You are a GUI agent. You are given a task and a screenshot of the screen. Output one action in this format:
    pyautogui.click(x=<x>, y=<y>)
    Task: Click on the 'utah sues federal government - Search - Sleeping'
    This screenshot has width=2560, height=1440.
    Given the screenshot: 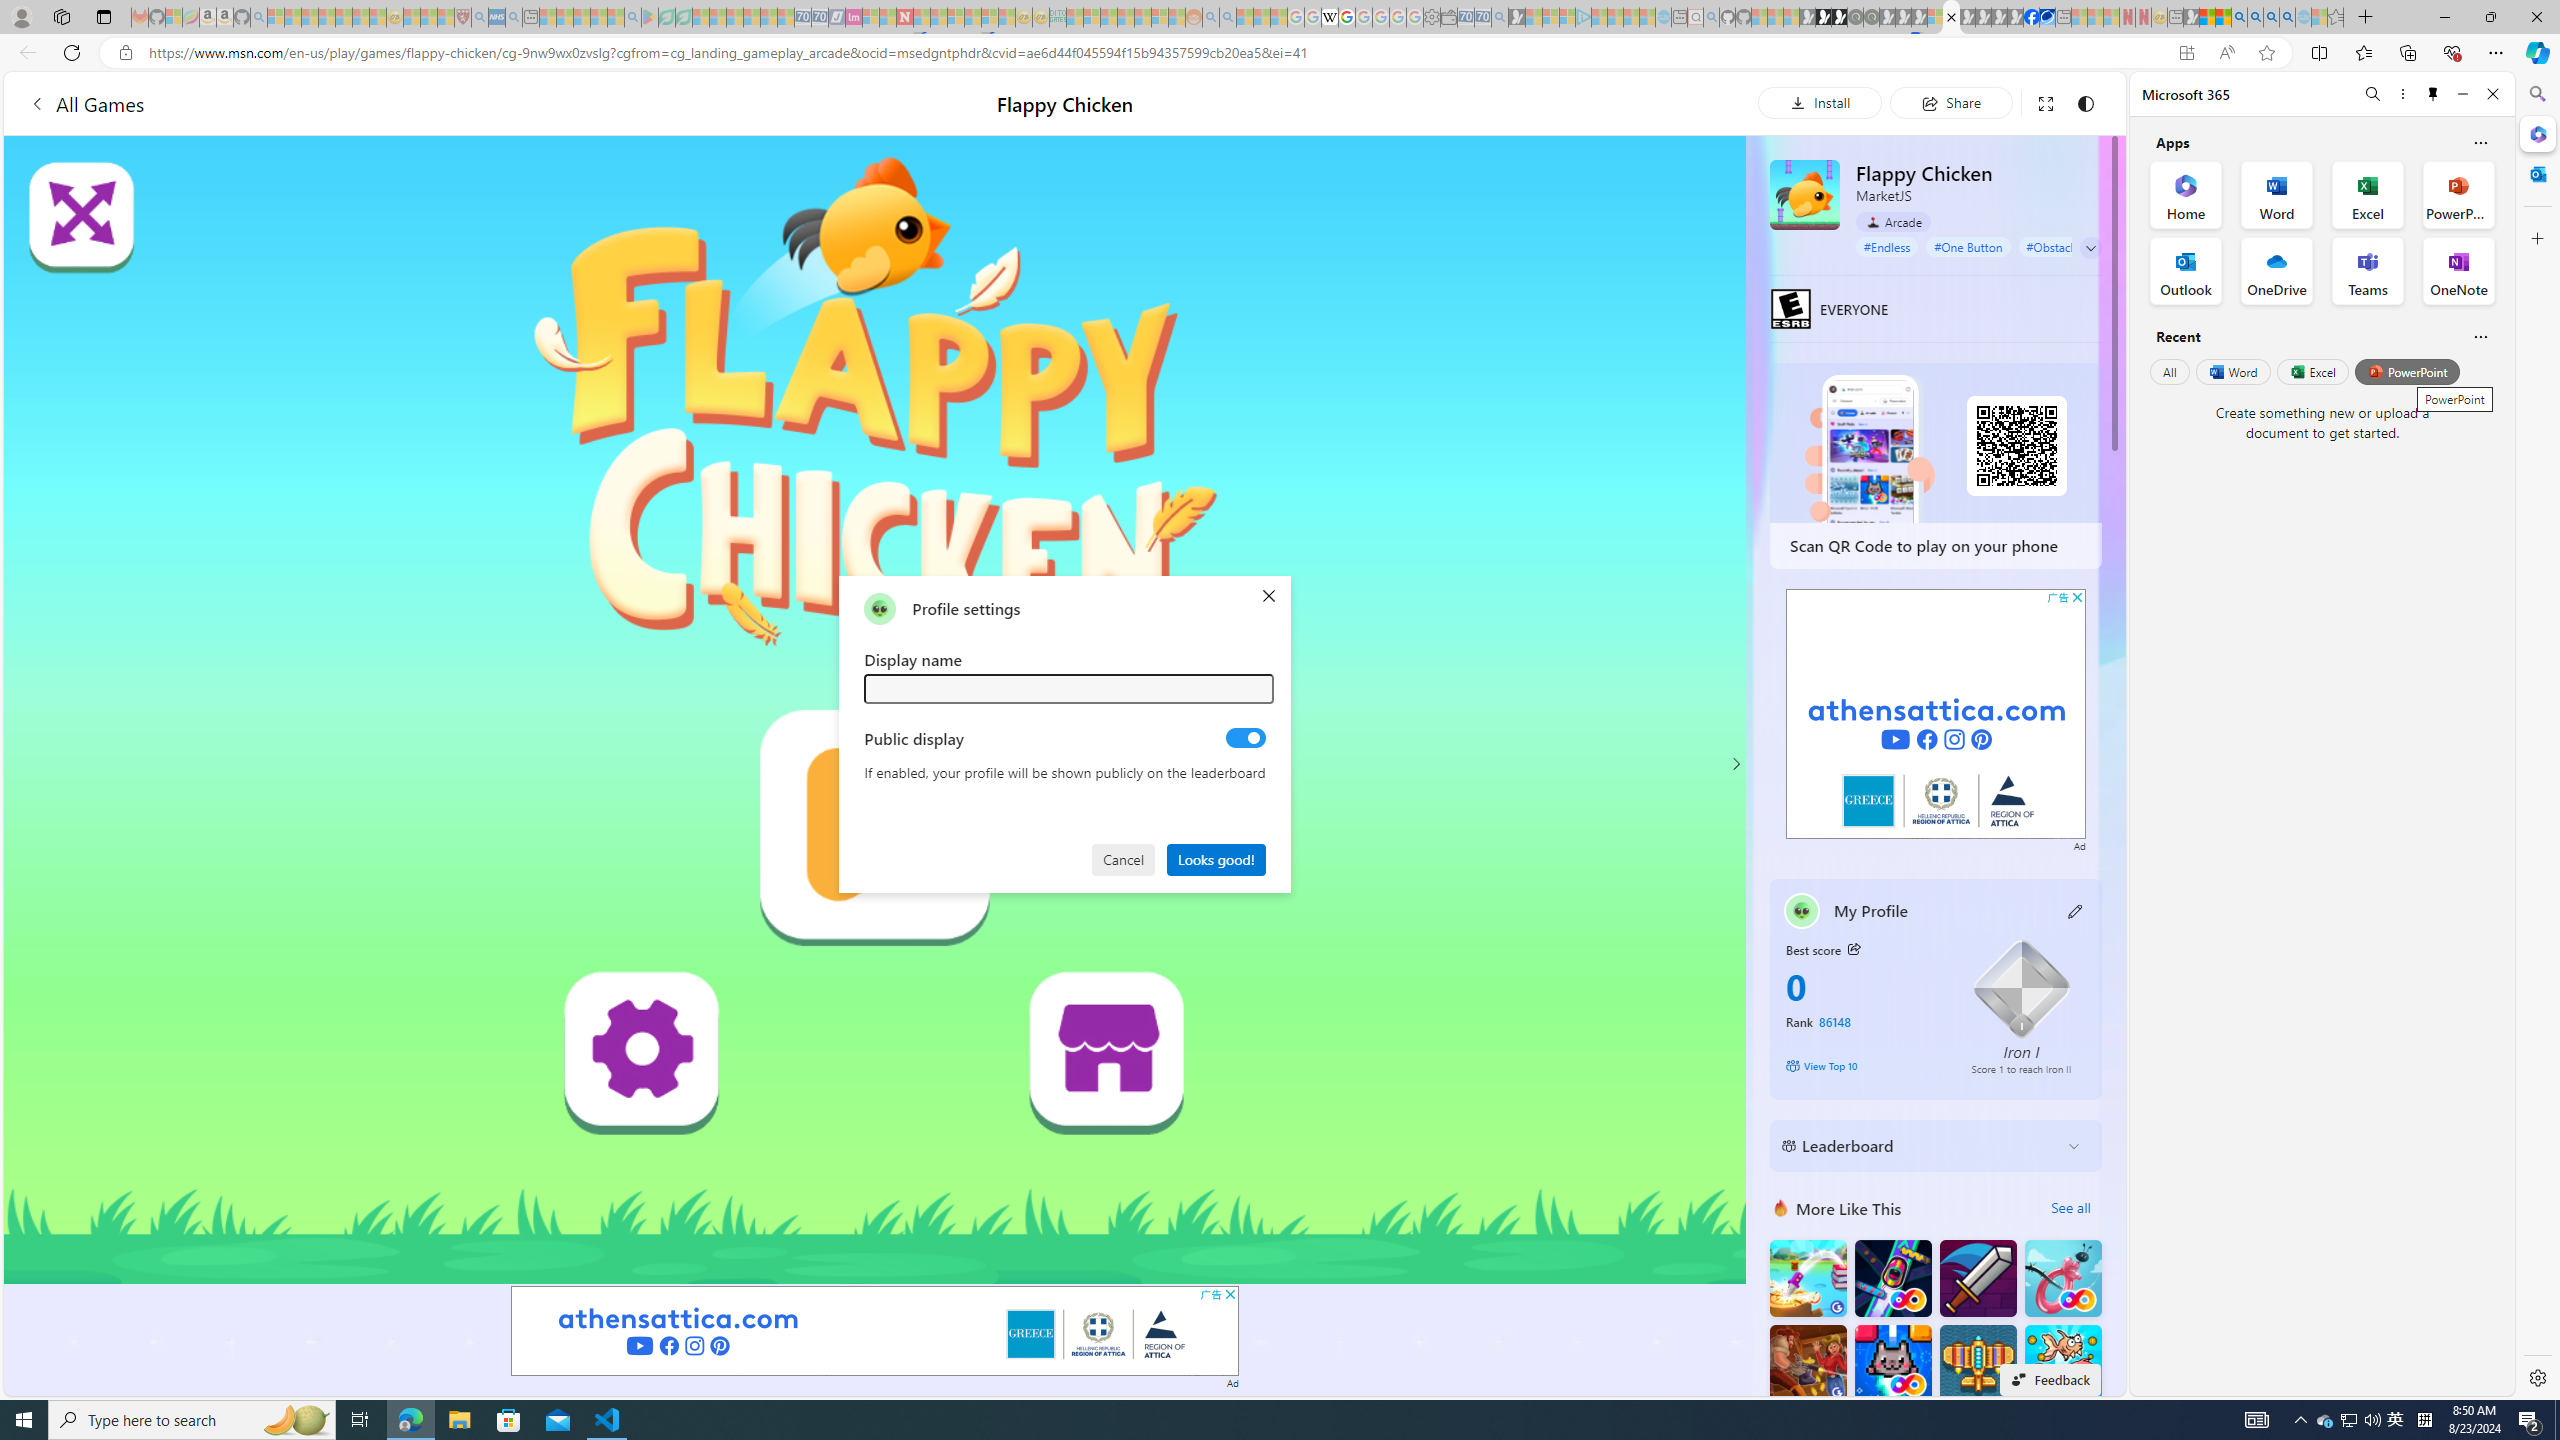 What is the action you would take?
    pyautogui.click(x=513, y=16)
    